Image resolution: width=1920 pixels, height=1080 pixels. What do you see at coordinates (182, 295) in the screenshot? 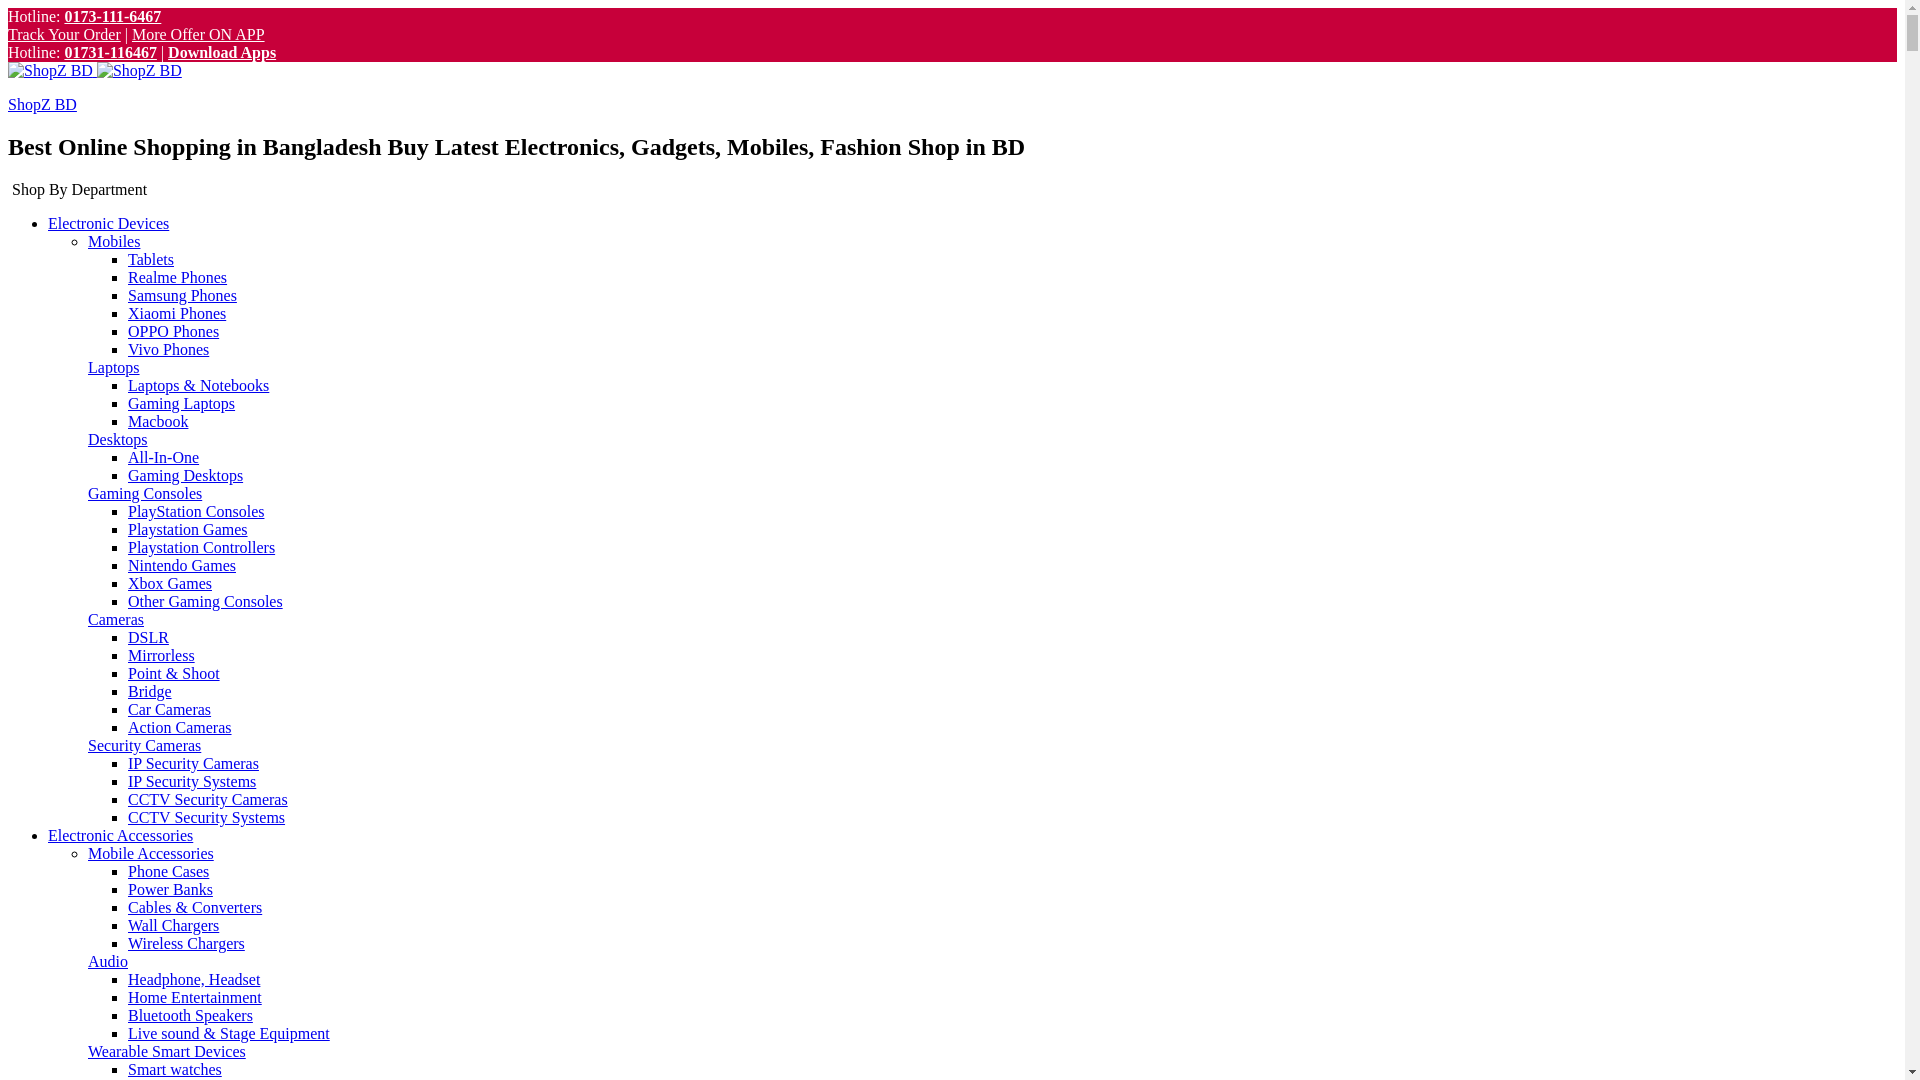
I see `'Samsung Phones'` at bounding box center [182, 295].